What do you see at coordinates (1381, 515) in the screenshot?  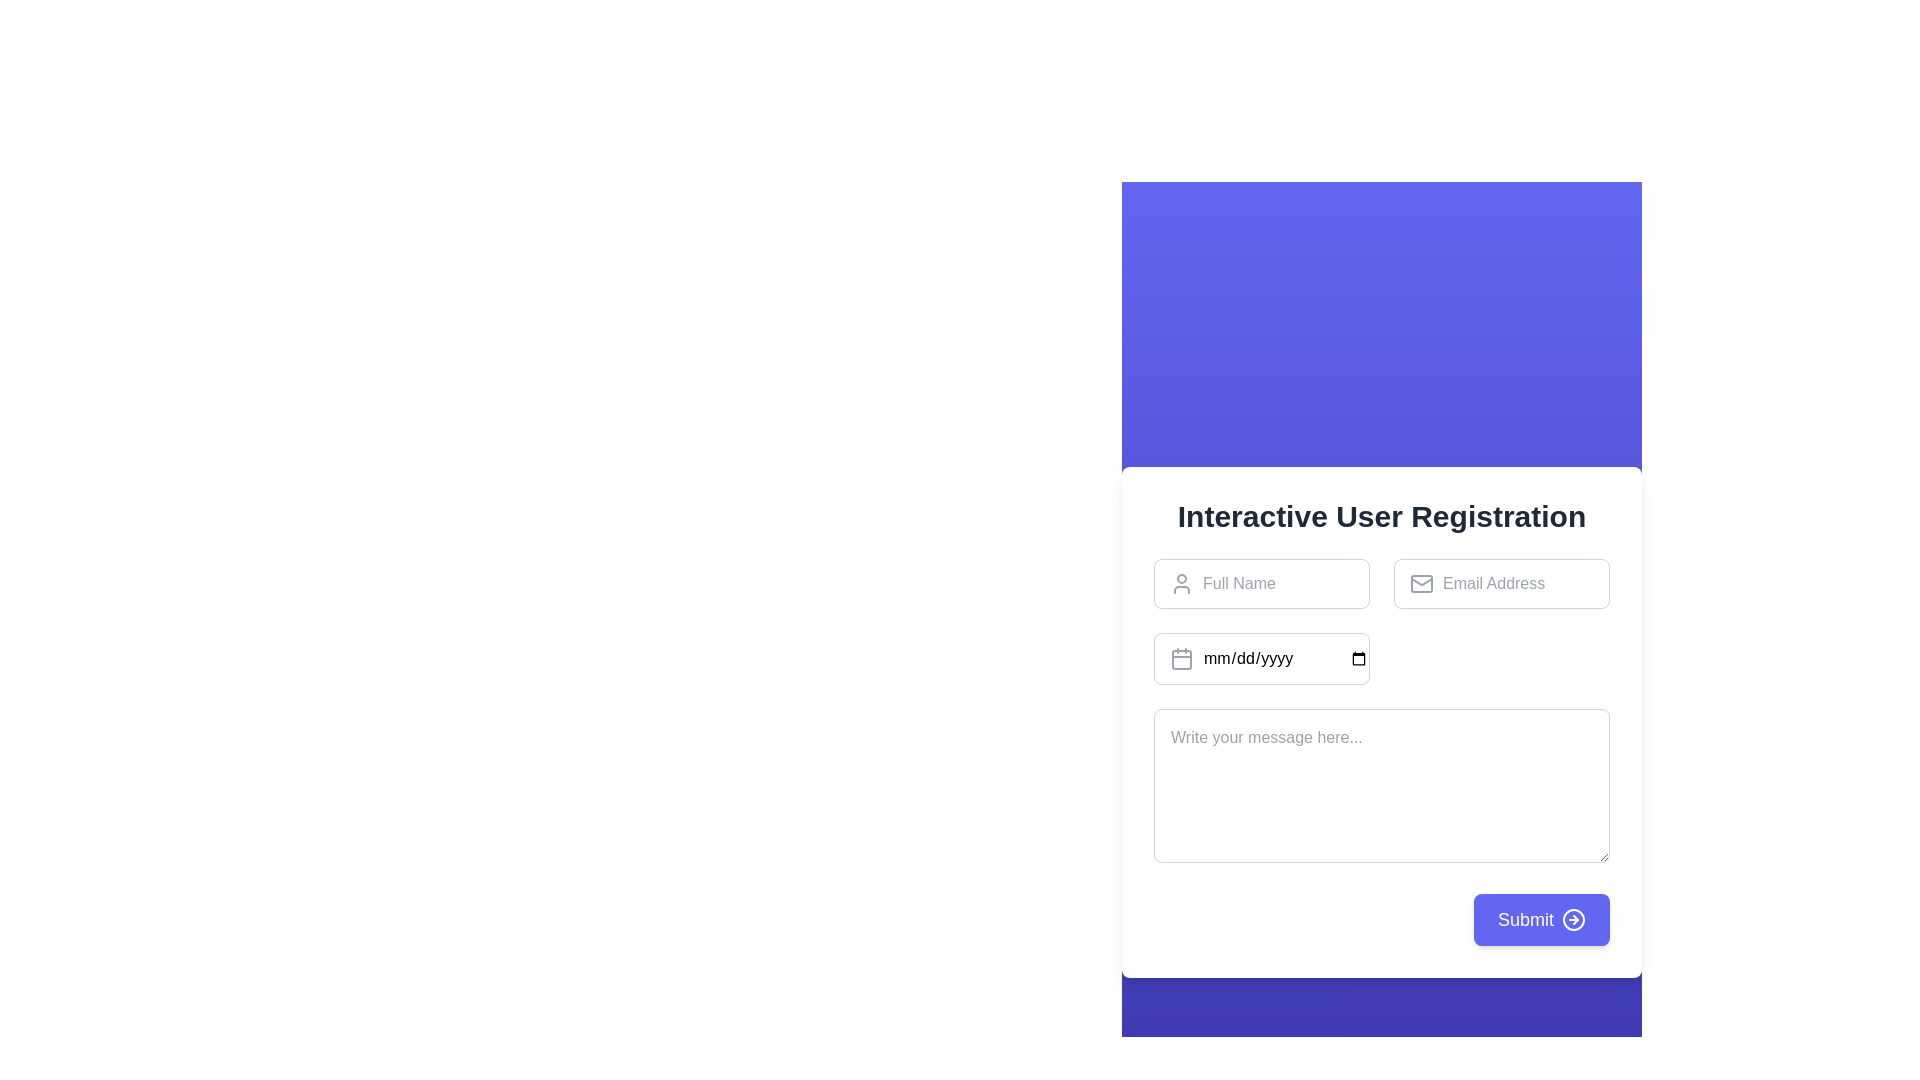 I see `header text element located at the top of the user registration form card, which is positioned at the center of the page` at bounding box center [1381, 515].